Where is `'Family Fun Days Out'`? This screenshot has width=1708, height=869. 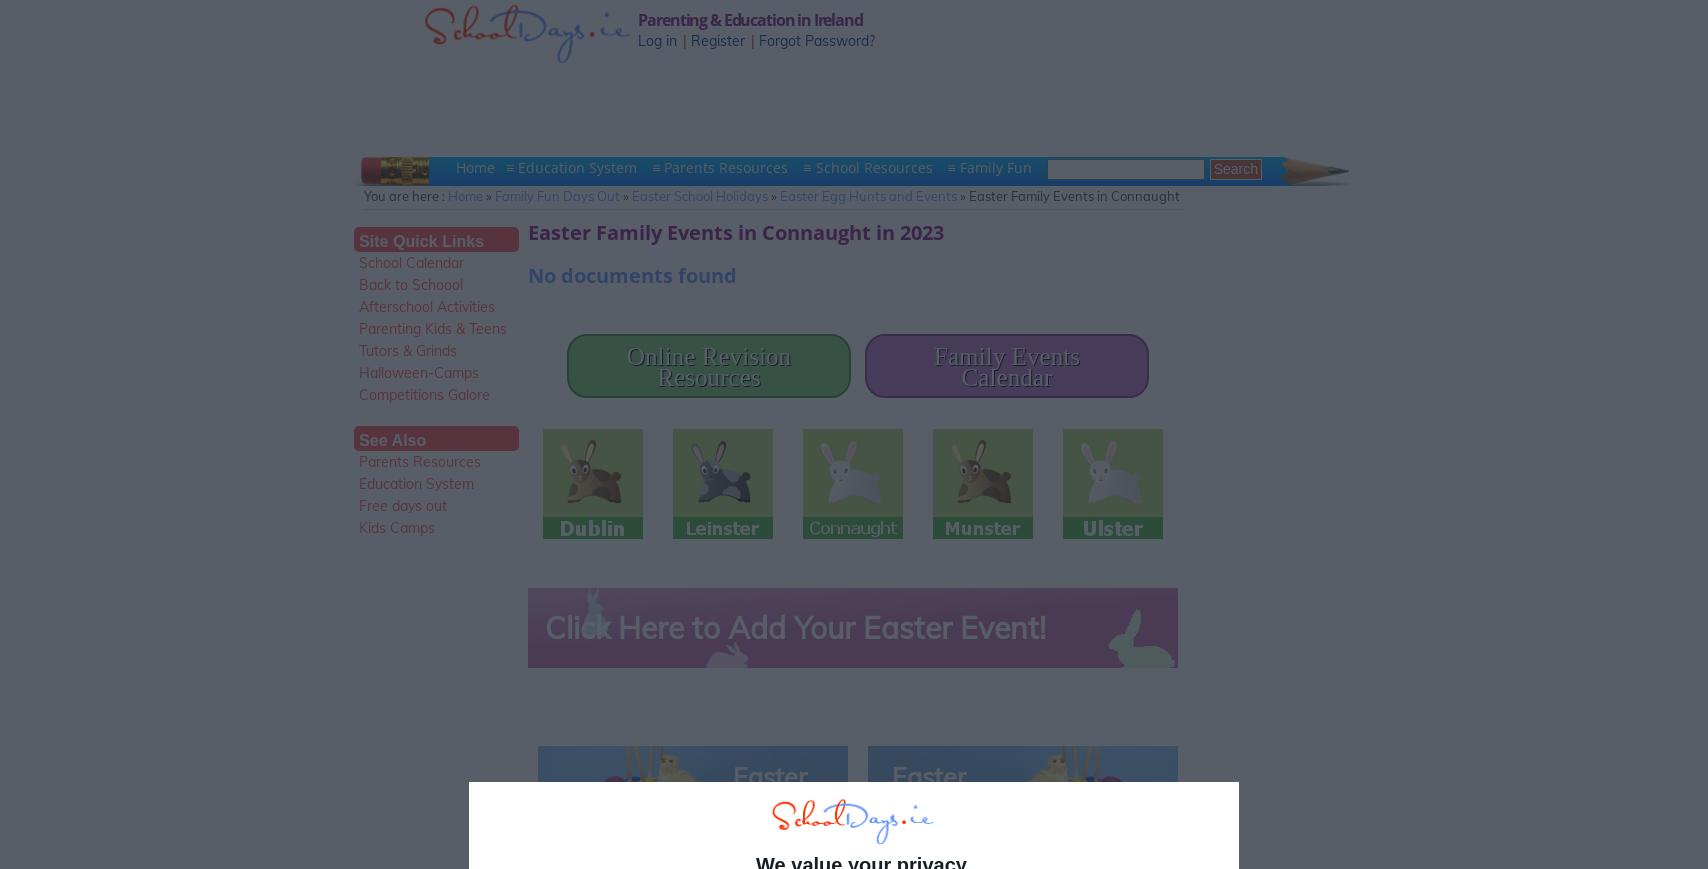 'Family Fun Days Out' is located at coordinates (494, 194).